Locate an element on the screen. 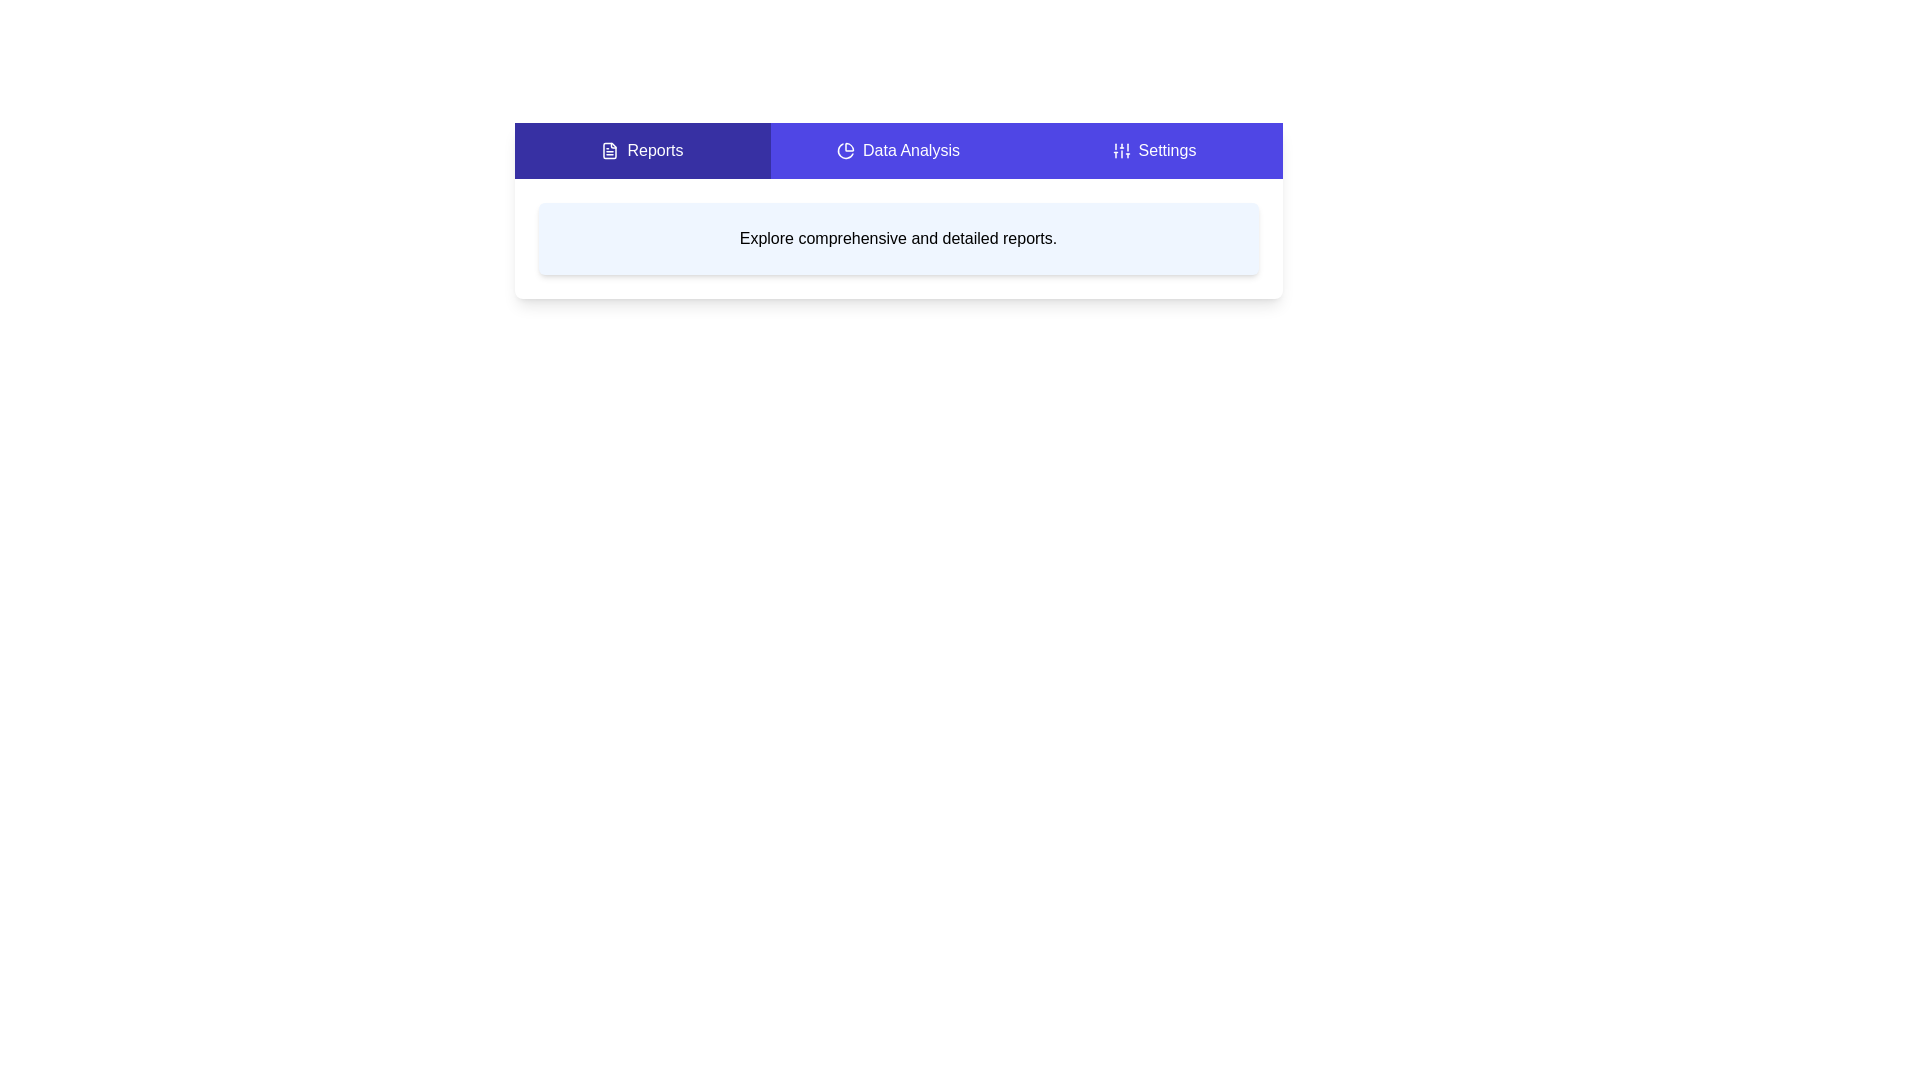  the Reports tab to view its content is located at coordinates (642, 149).